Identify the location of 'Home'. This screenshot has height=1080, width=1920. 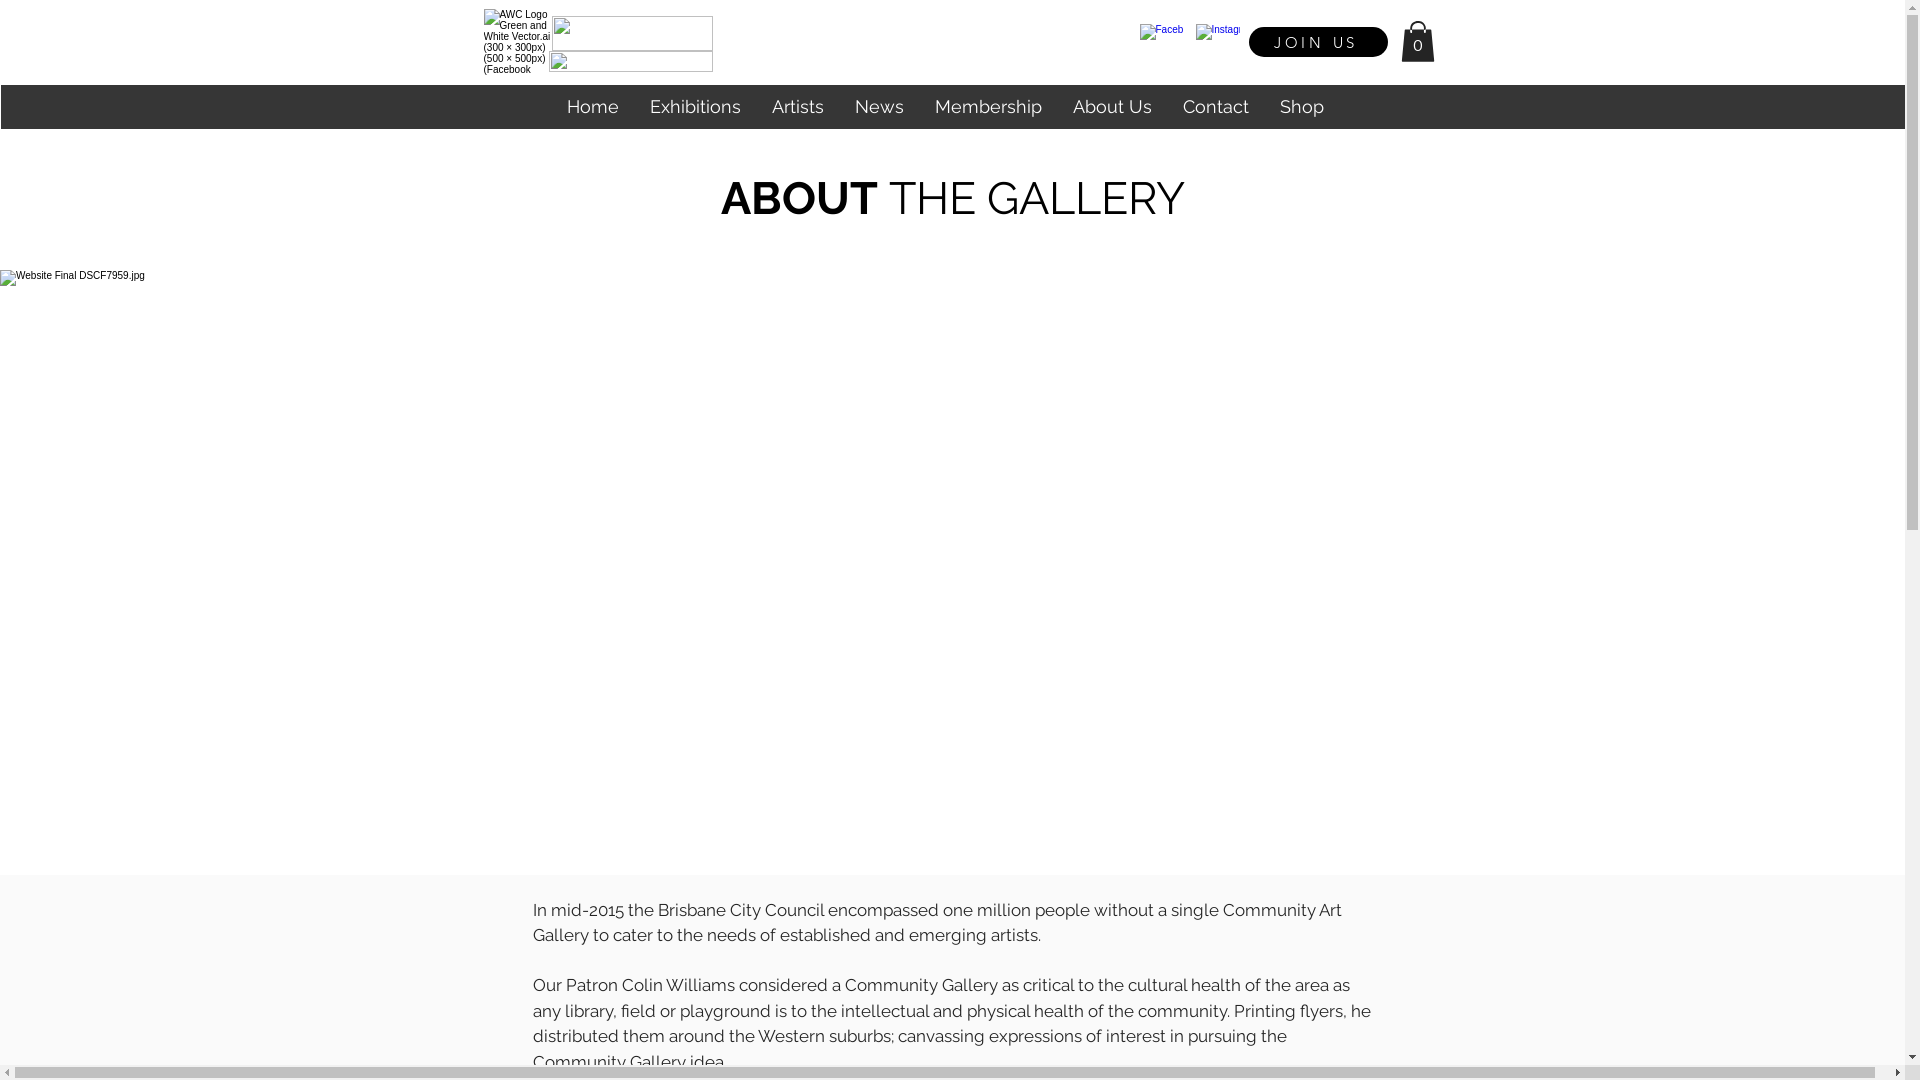
(550, 107).